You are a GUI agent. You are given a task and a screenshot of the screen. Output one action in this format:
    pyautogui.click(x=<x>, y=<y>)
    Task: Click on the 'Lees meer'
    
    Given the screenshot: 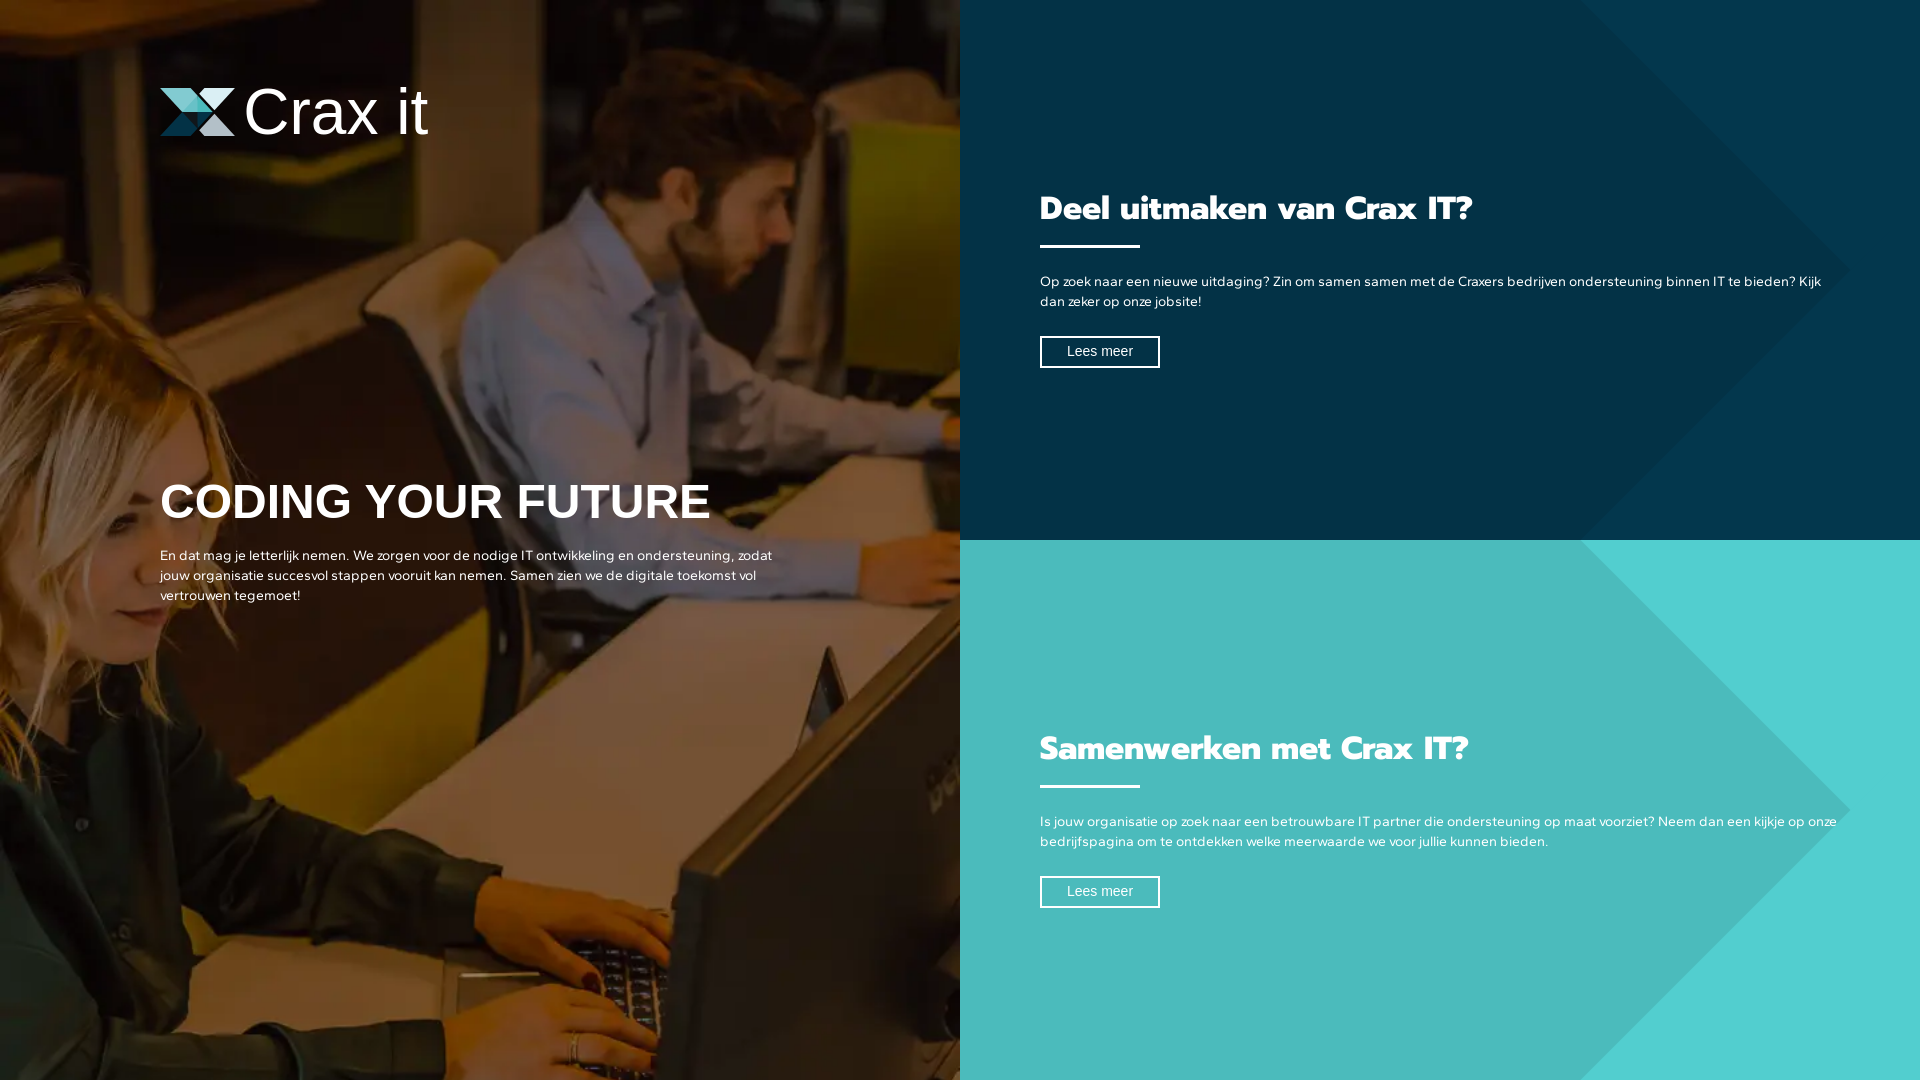 What is the action you would take?
    pyautogui.click(x=1040, y=350)
    